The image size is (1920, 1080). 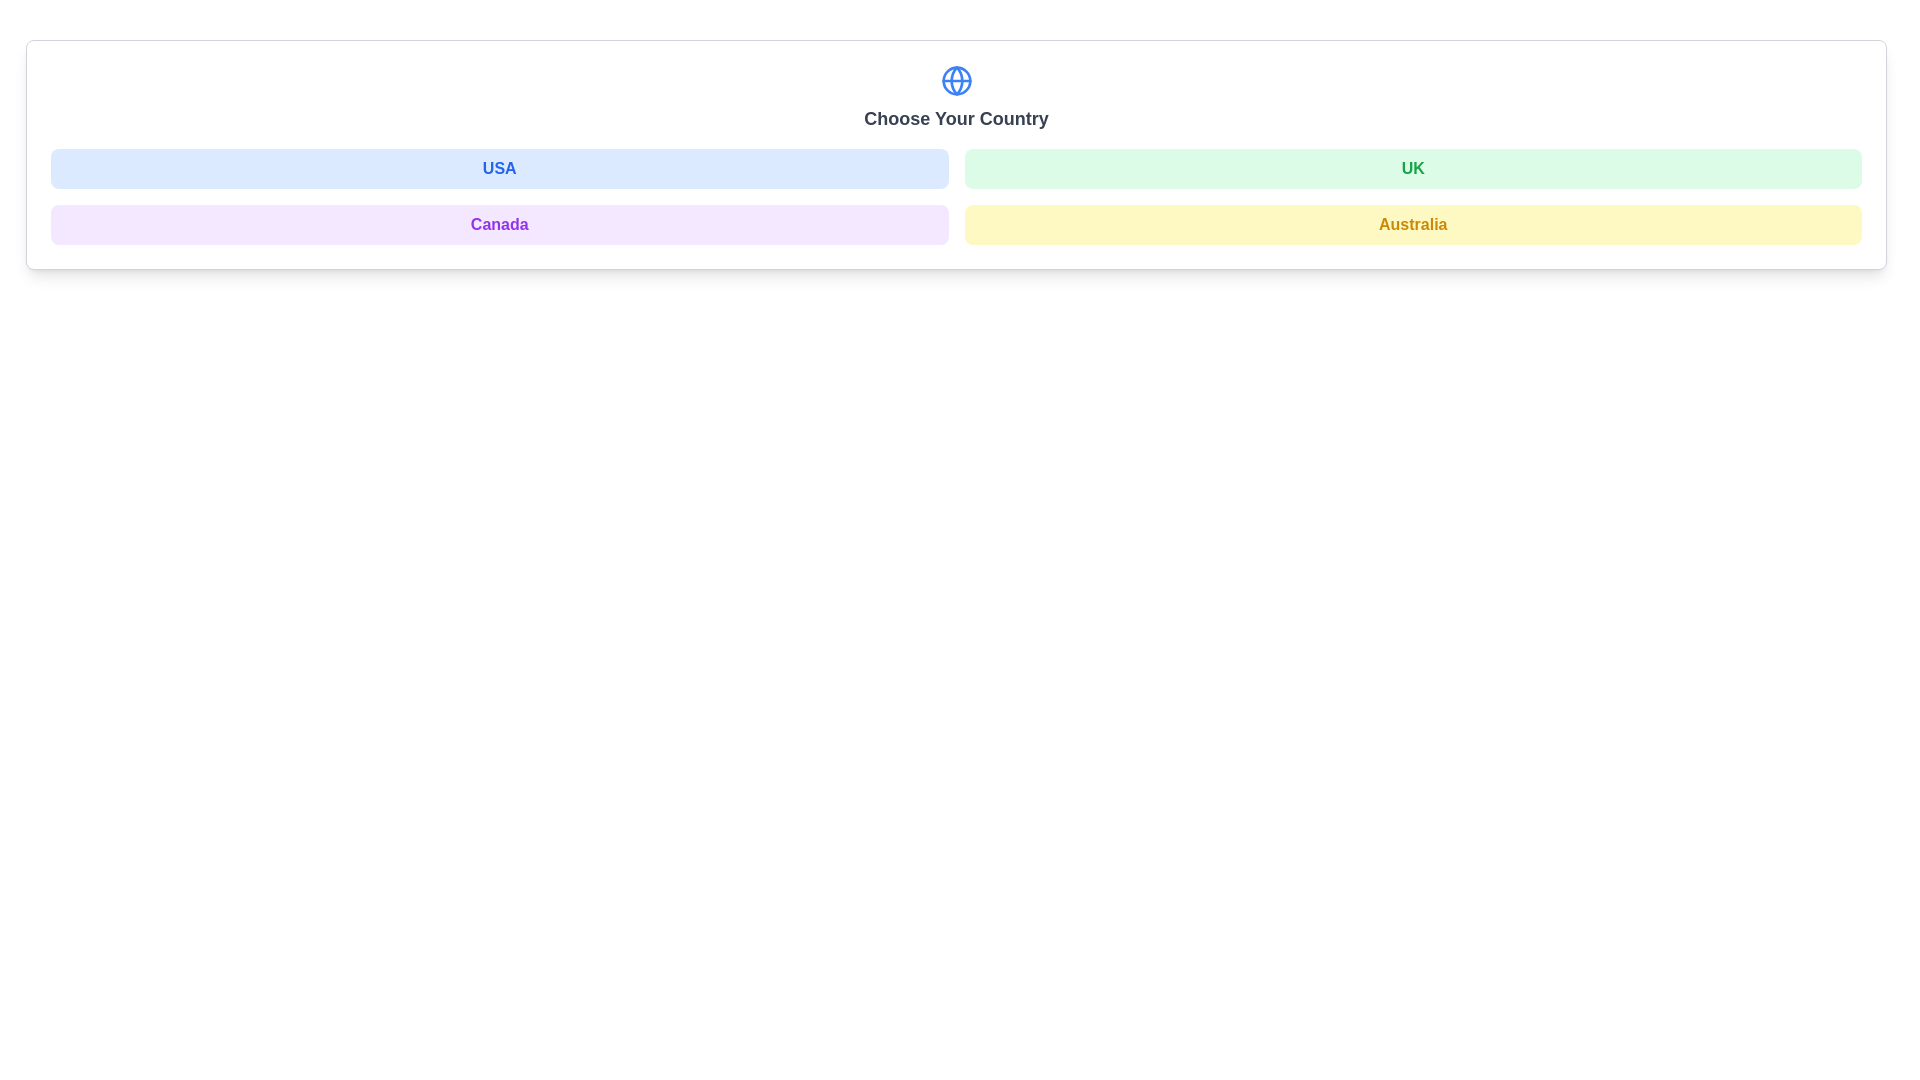 I want to click on the static text heading that instructs users to make a country selection, located centrally at the top of the country options section, so click(x=955, y=119).